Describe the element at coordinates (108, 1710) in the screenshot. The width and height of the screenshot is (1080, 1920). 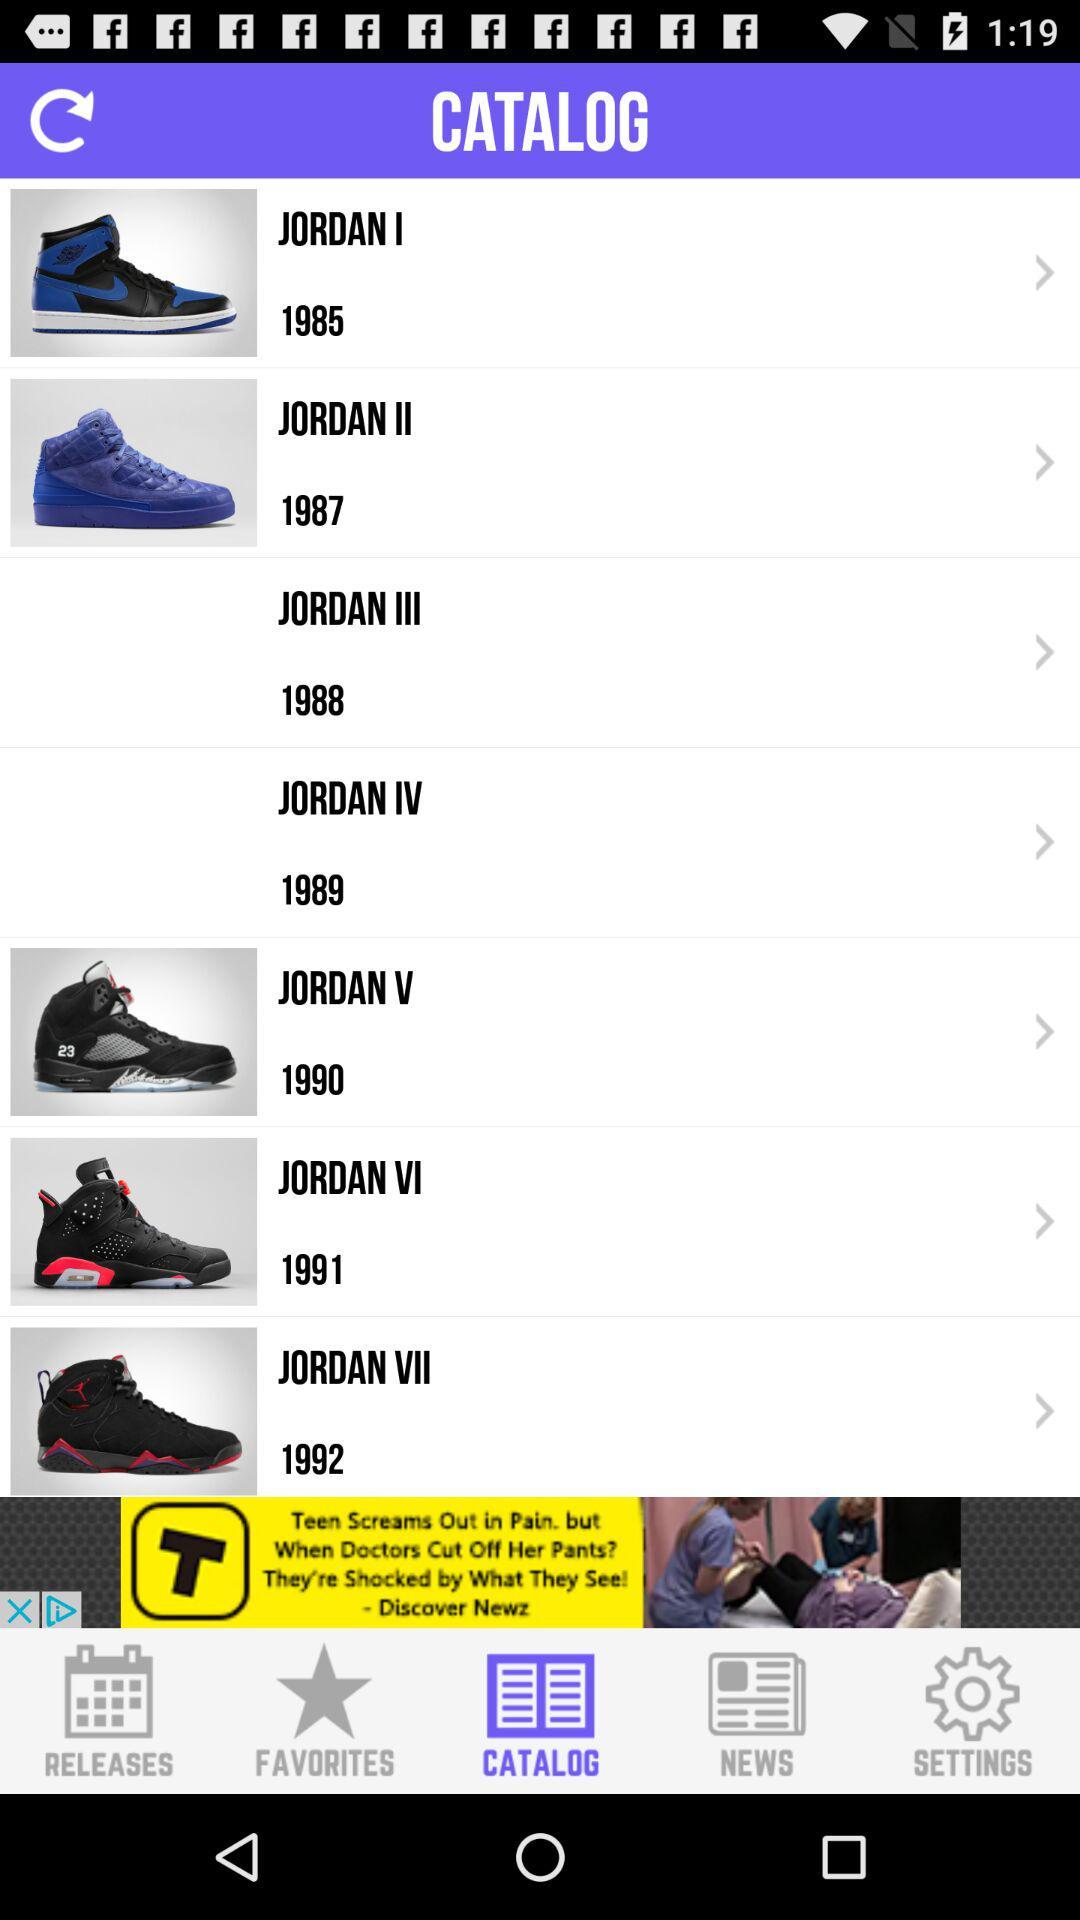
I see `switch new releases` at that location.